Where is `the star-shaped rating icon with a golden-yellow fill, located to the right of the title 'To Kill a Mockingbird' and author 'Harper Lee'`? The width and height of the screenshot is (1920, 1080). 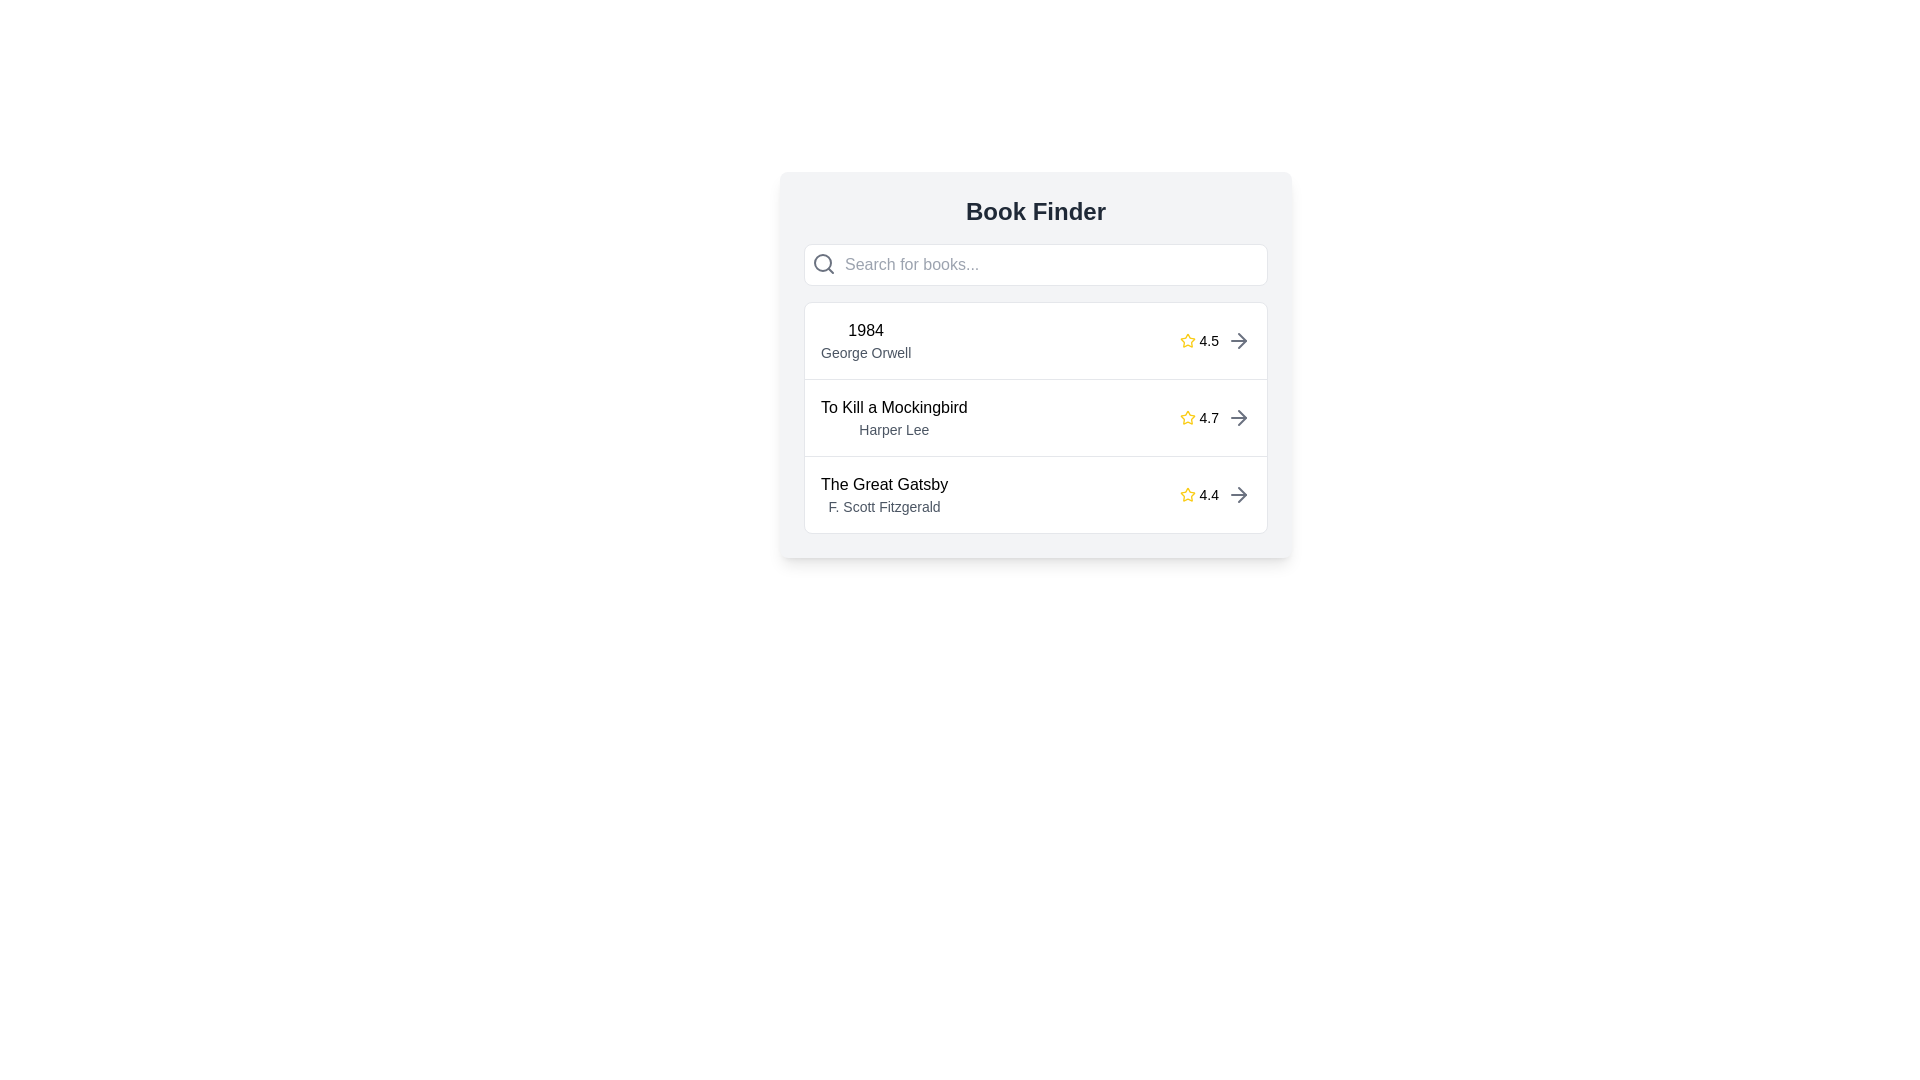 the star-shaped rating icon with a golden-yellow fill, located to the right of the title 'To Kill a Mockingbird' and author 'Harper Lee' is located at coordinates (1187, 416).